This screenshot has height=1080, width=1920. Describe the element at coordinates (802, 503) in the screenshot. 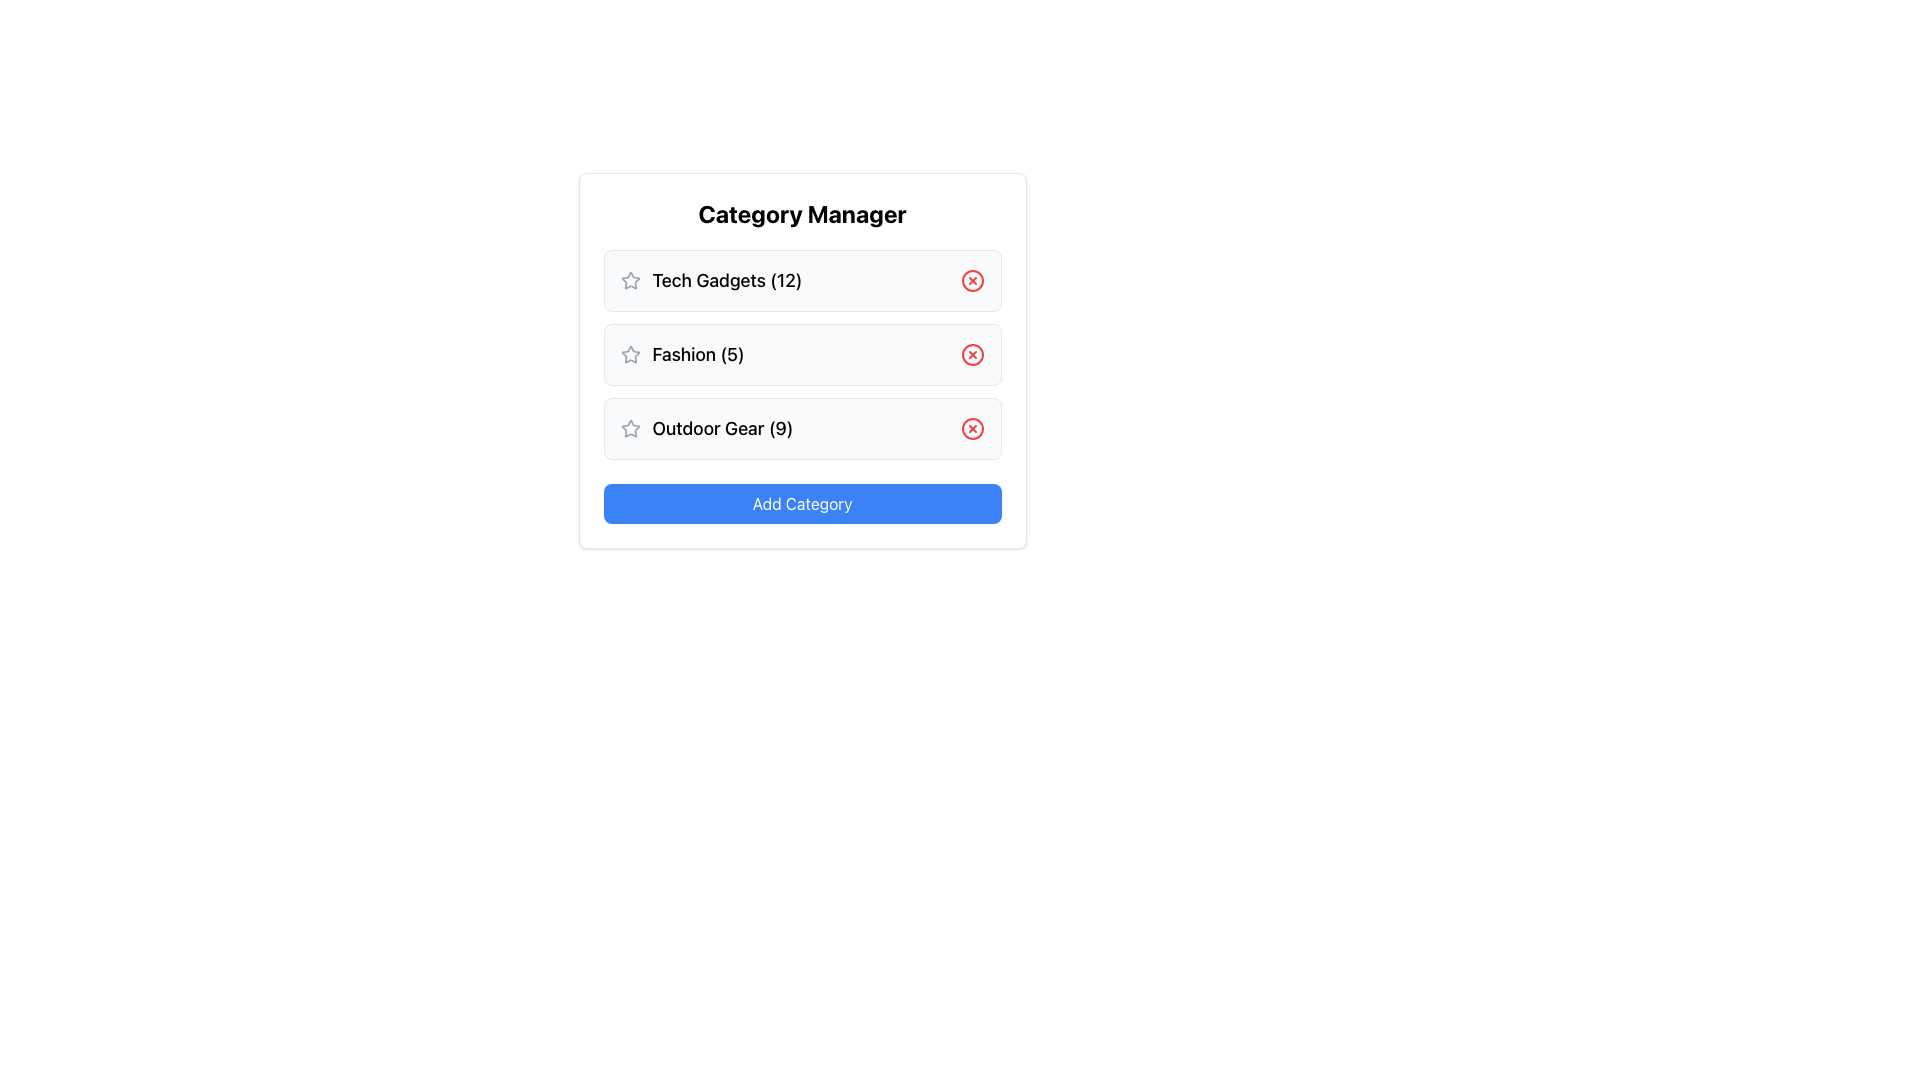

I see `the 'Add New Category' button located at the bottom of the 'Category Manager' card` at that location.